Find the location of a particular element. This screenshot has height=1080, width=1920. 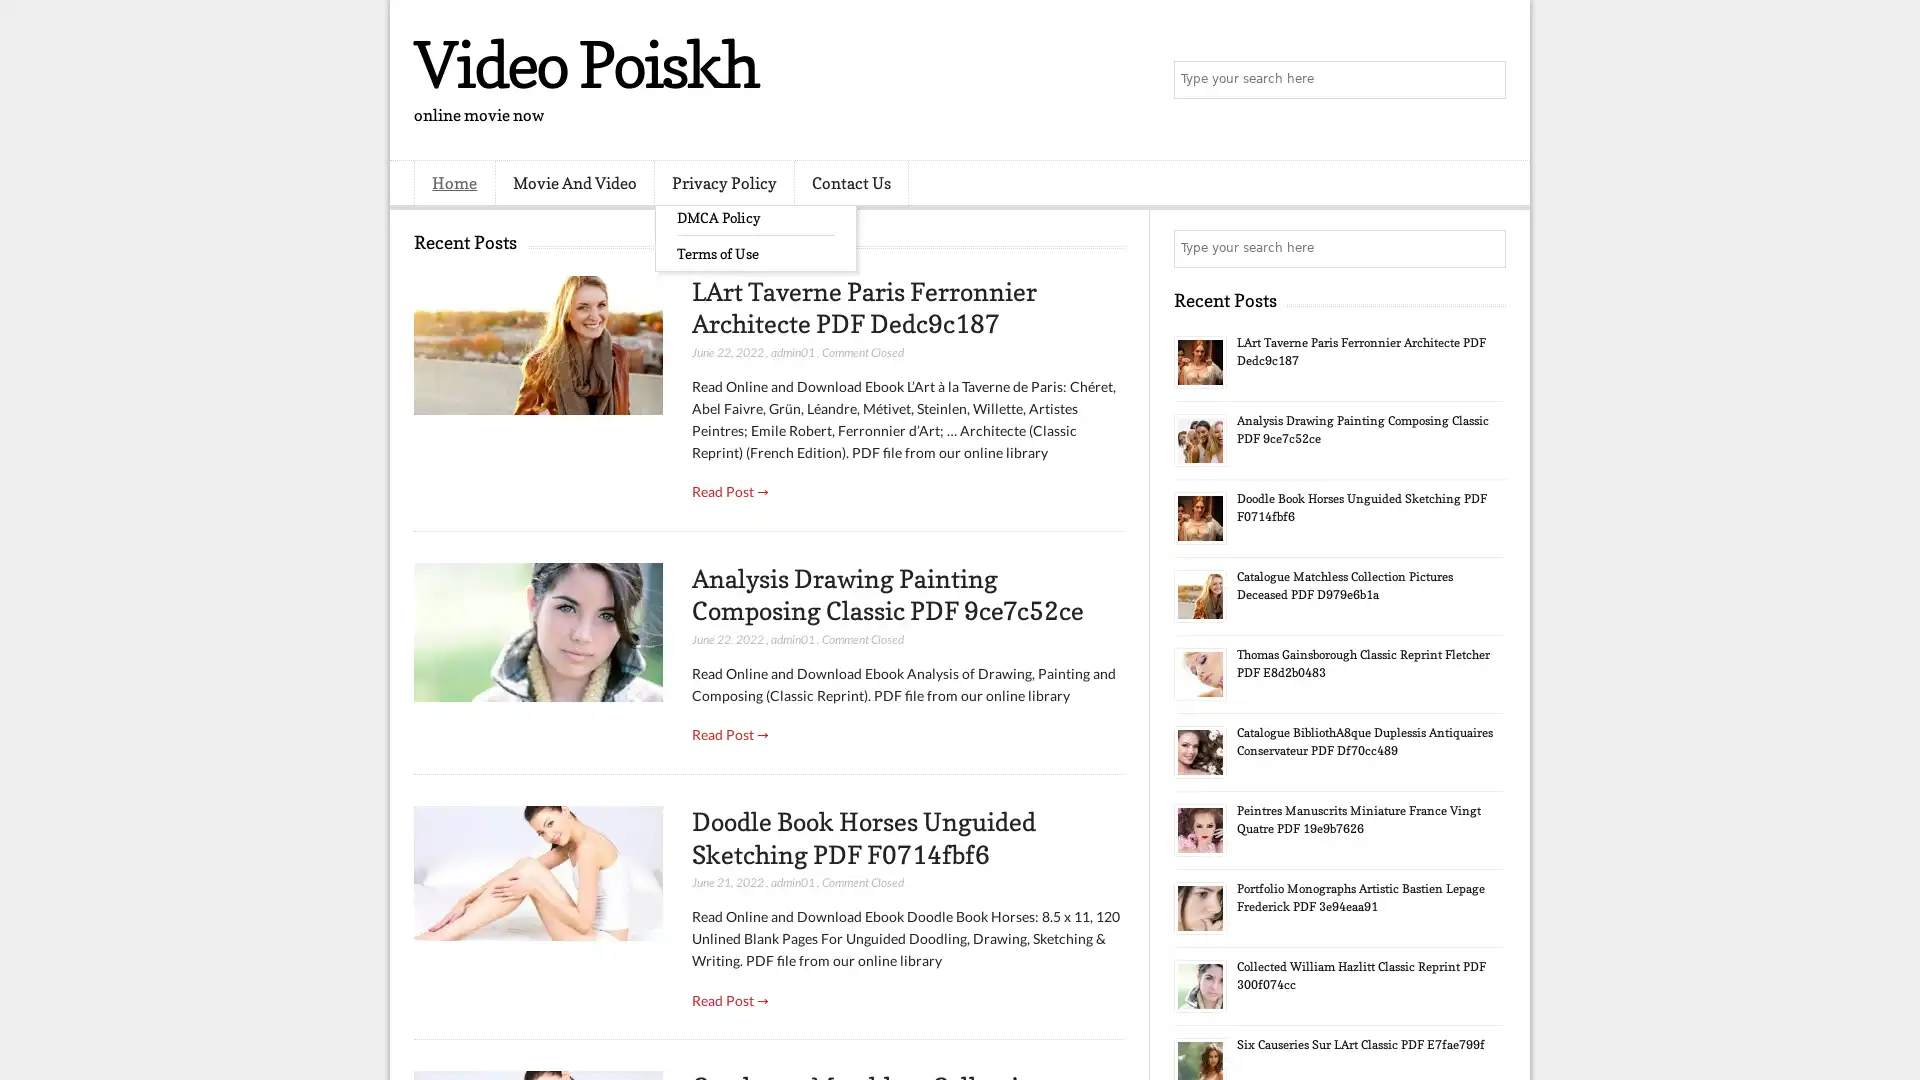

Search is located at coordinates (1485, 248).